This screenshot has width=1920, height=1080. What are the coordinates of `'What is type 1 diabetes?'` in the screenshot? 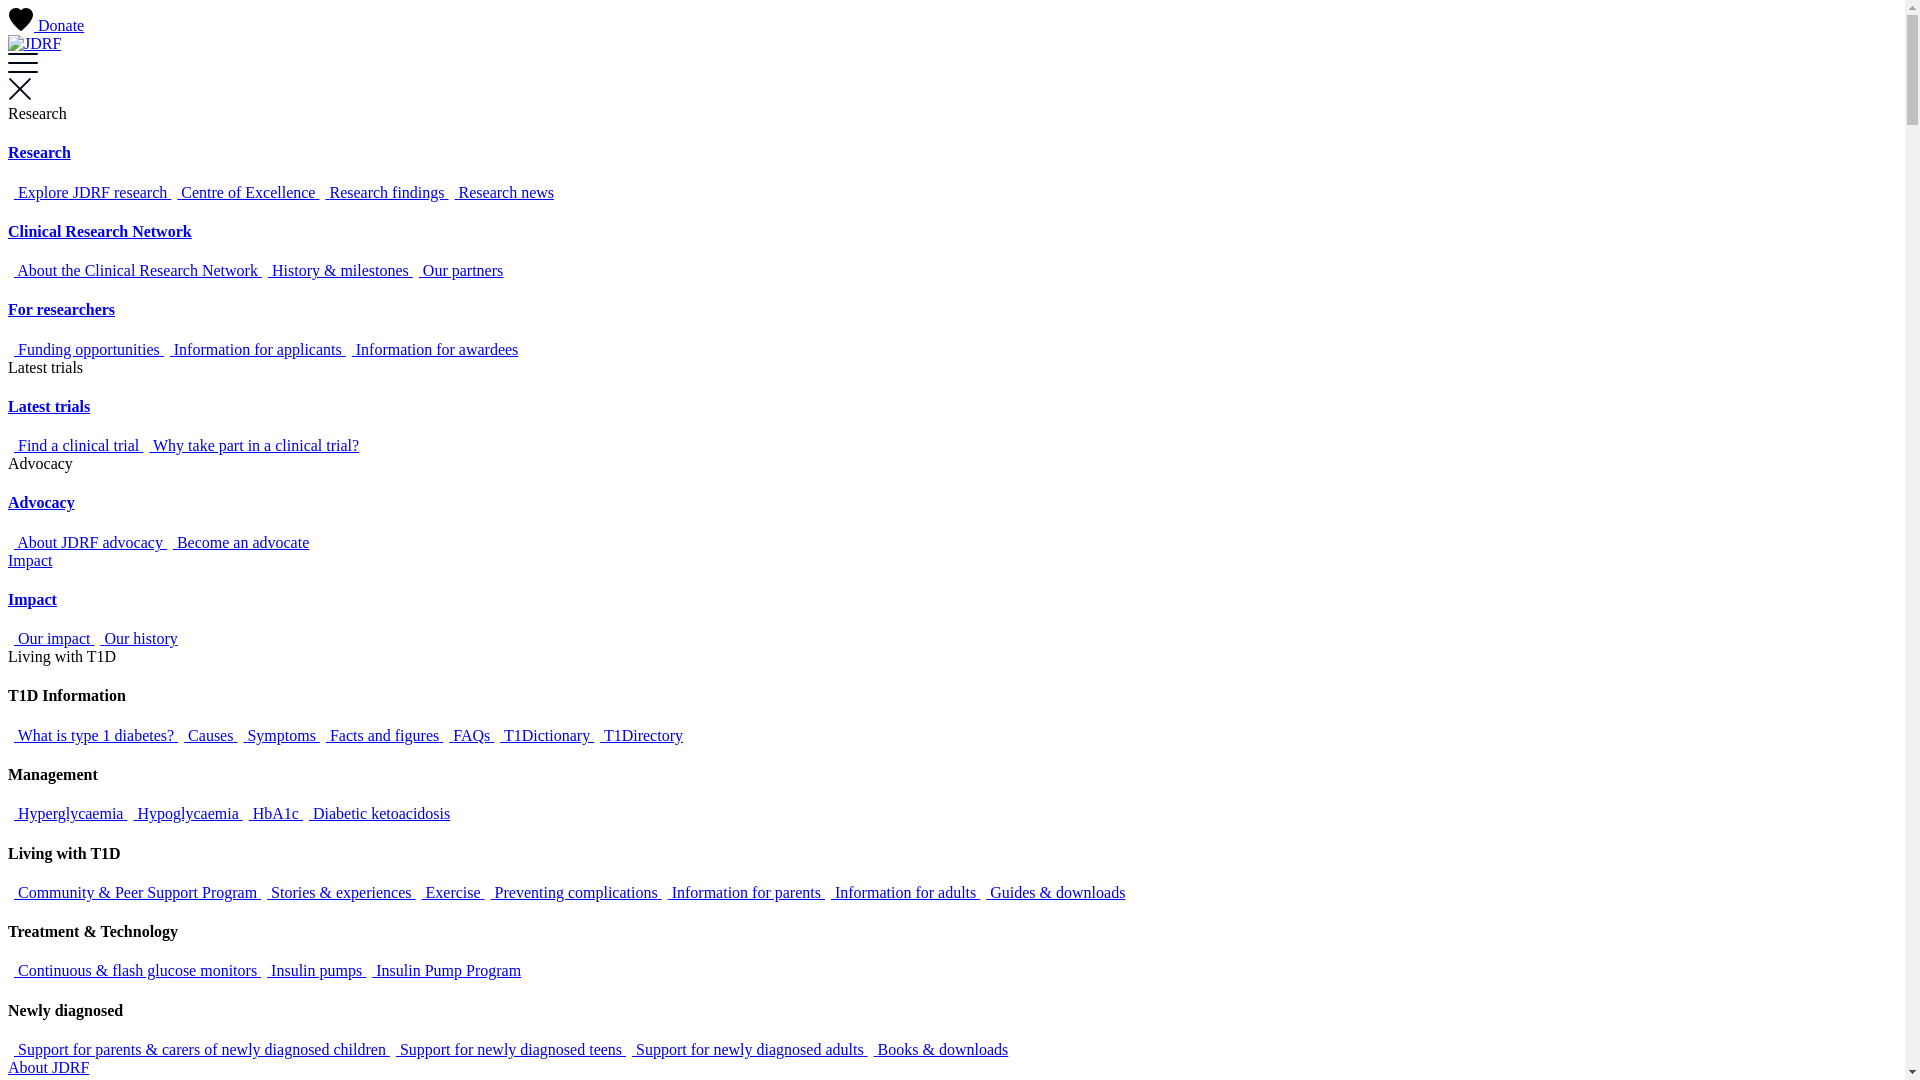 It's located at (8, 735).